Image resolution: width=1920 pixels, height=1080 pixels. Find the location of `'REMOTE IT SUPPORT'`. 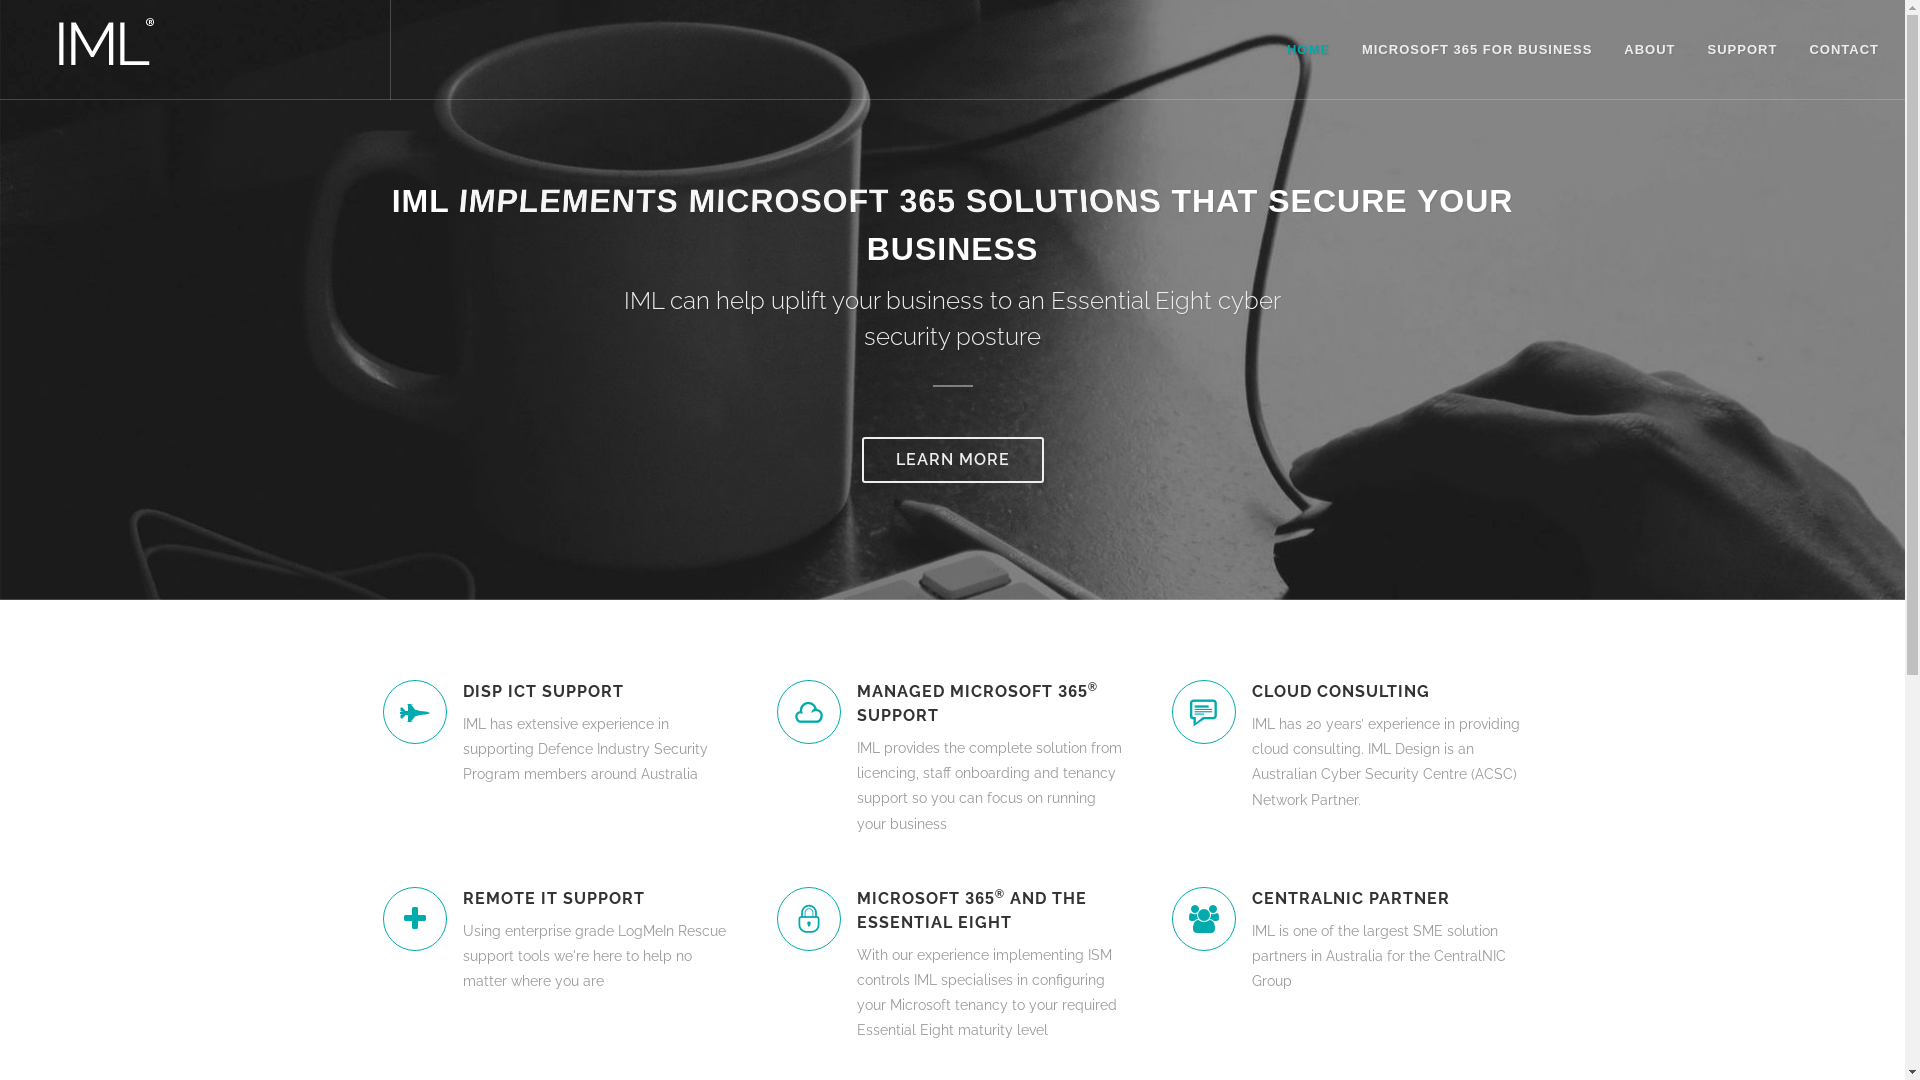

'REMOTE IT SUPPORT' is located at coordinates (595, 897).